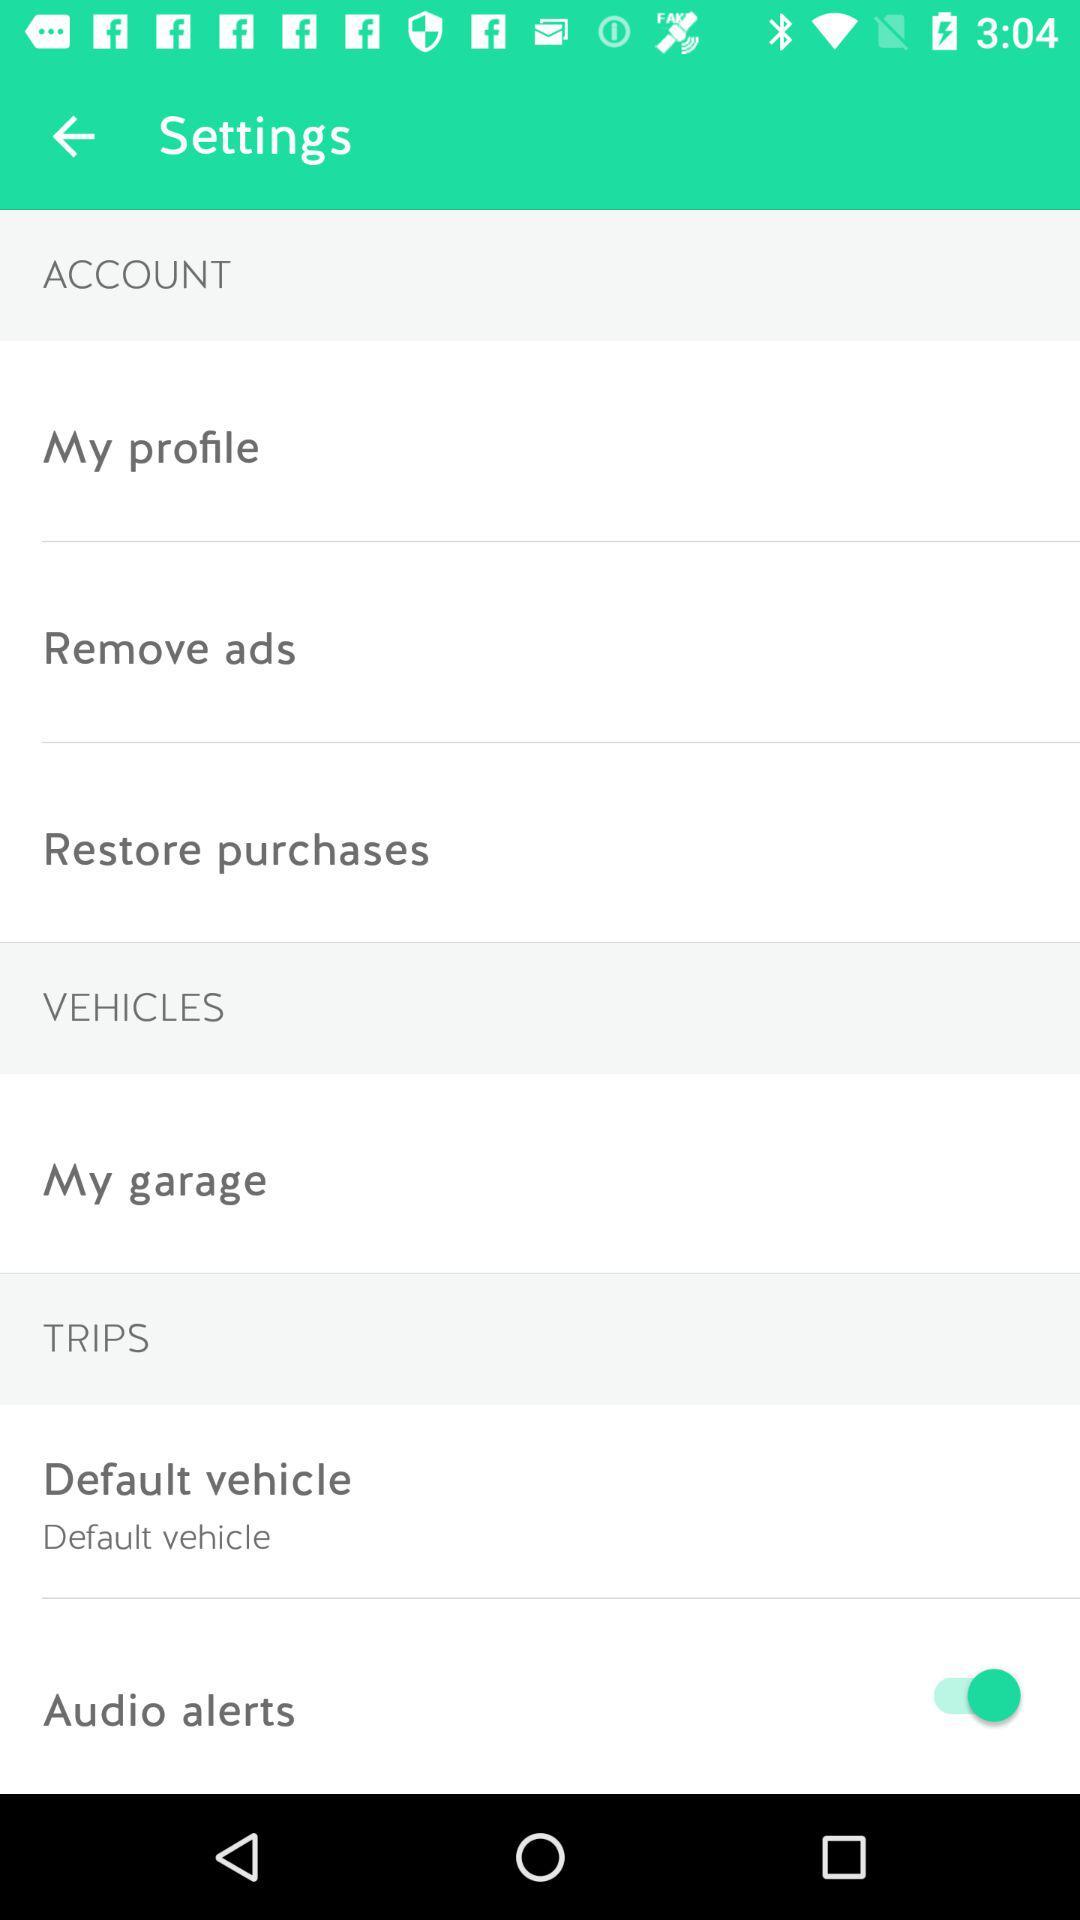 This screenshot has height=1920, width=1080. Describe the element at coordinates (663, 1694) in the screenshot. I see `icon to the right of the audio alerts item` at that location.